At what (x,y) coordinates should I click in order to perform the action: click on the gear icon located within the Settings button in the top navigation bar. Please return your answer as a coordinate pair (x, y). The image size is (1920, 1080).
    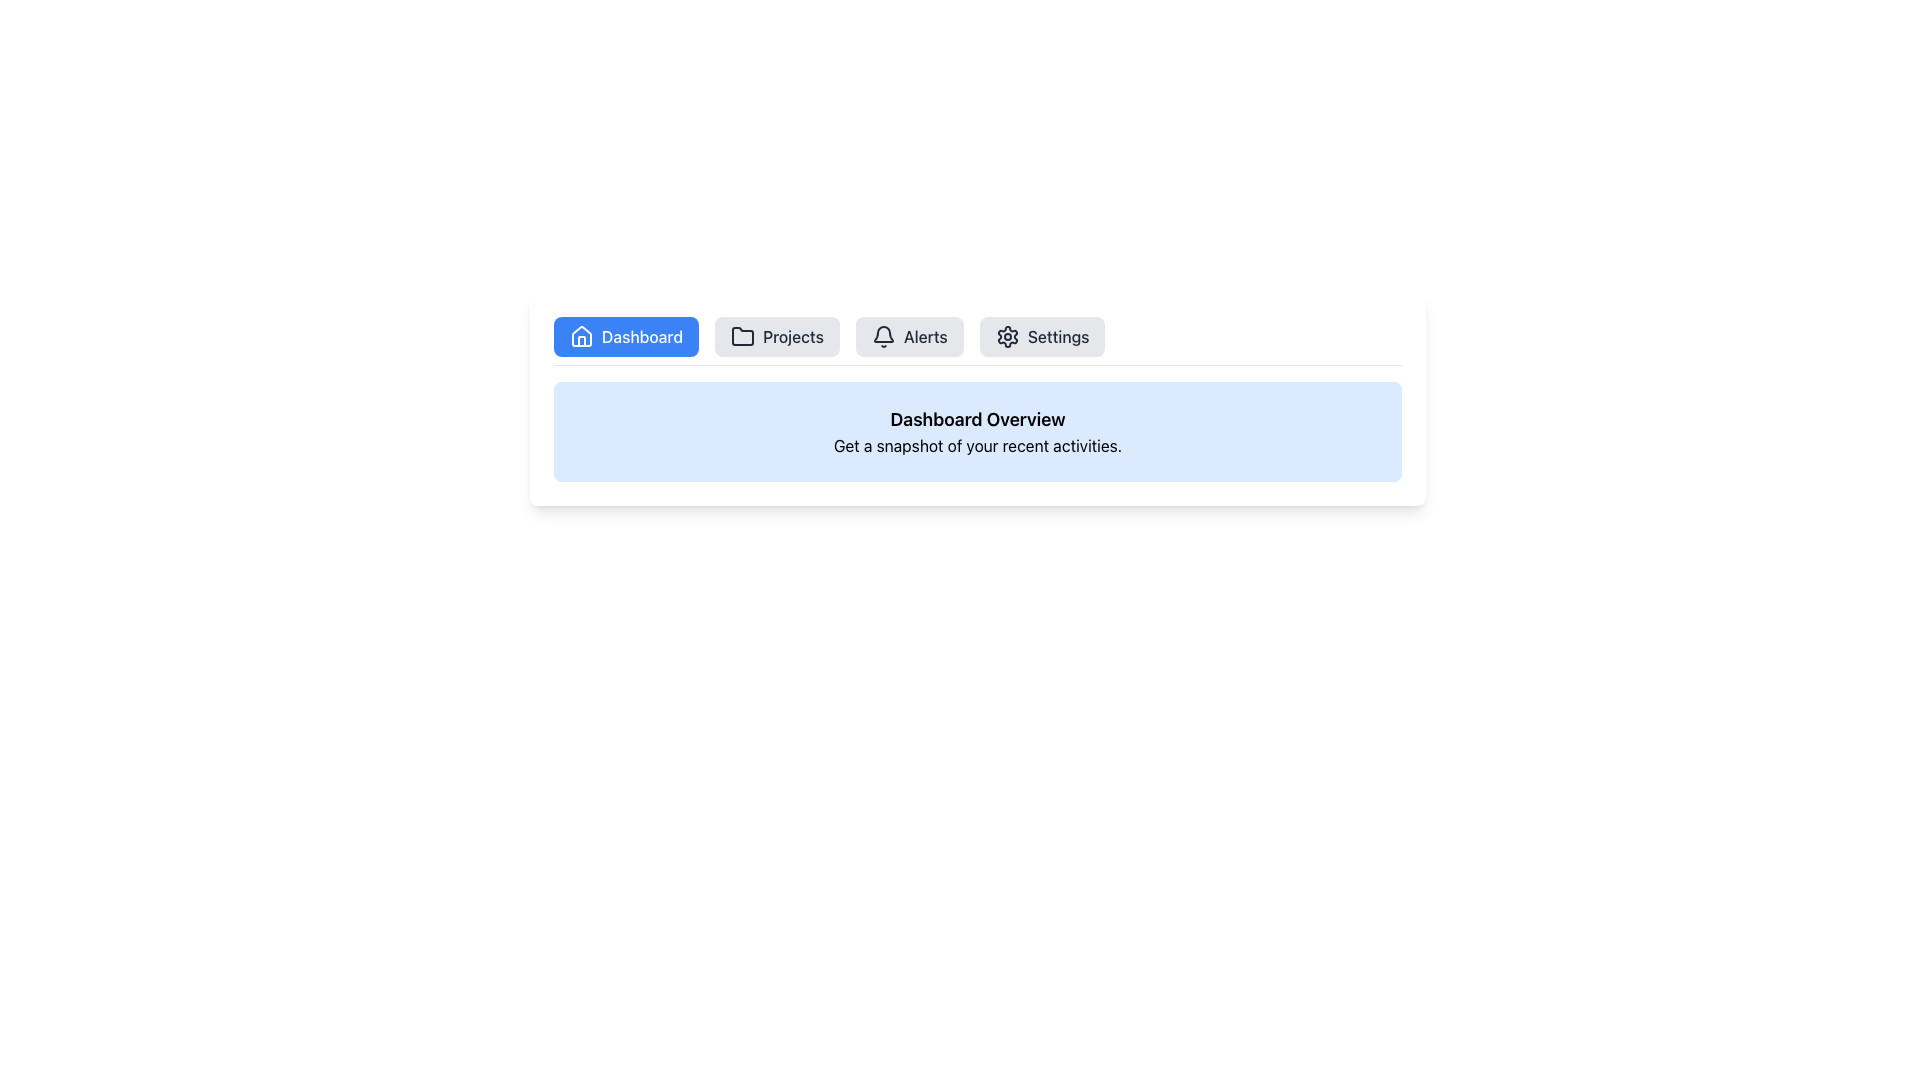
    Looking at the image, I should click on (1007, 335).